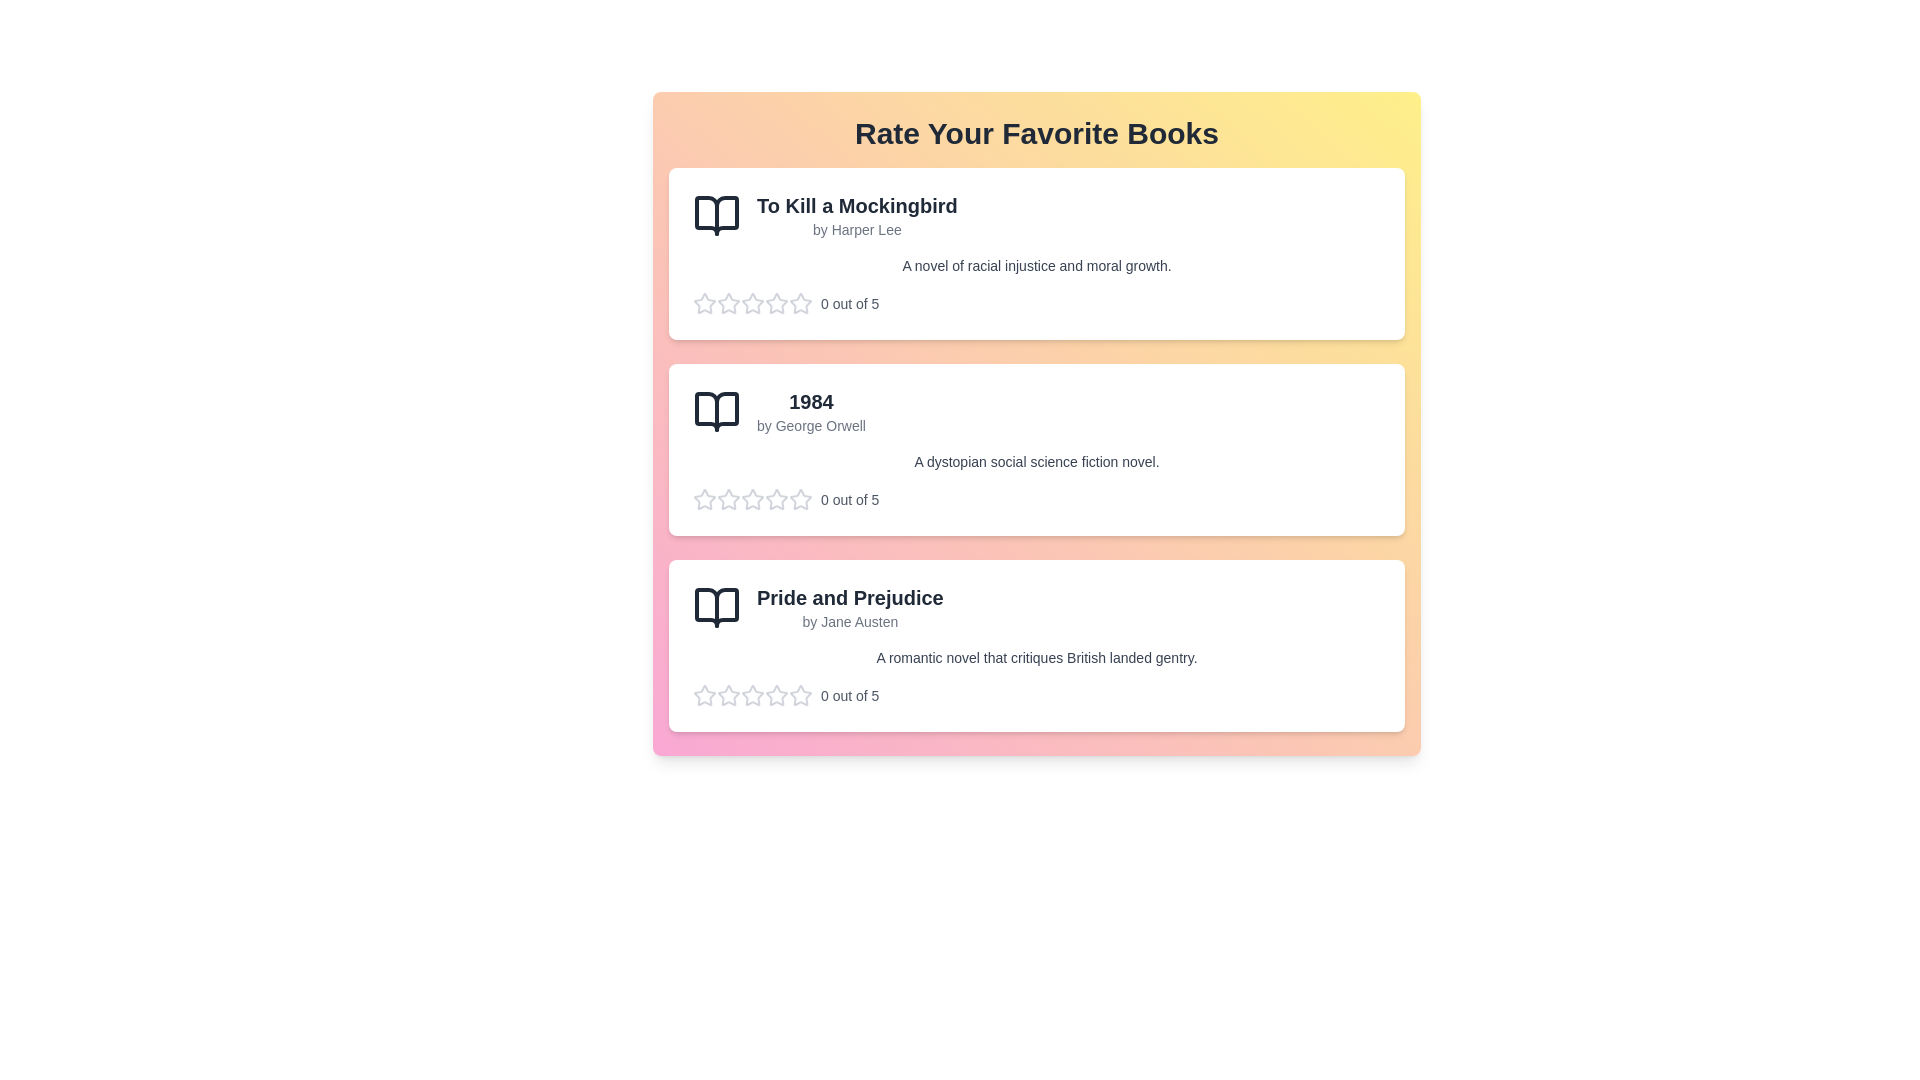 This screenshot has width=1920, height=1080. I want to click on the first star-shaped rating icon located under the book description for 'To Kill a Mockingbird', so click(752, 303).